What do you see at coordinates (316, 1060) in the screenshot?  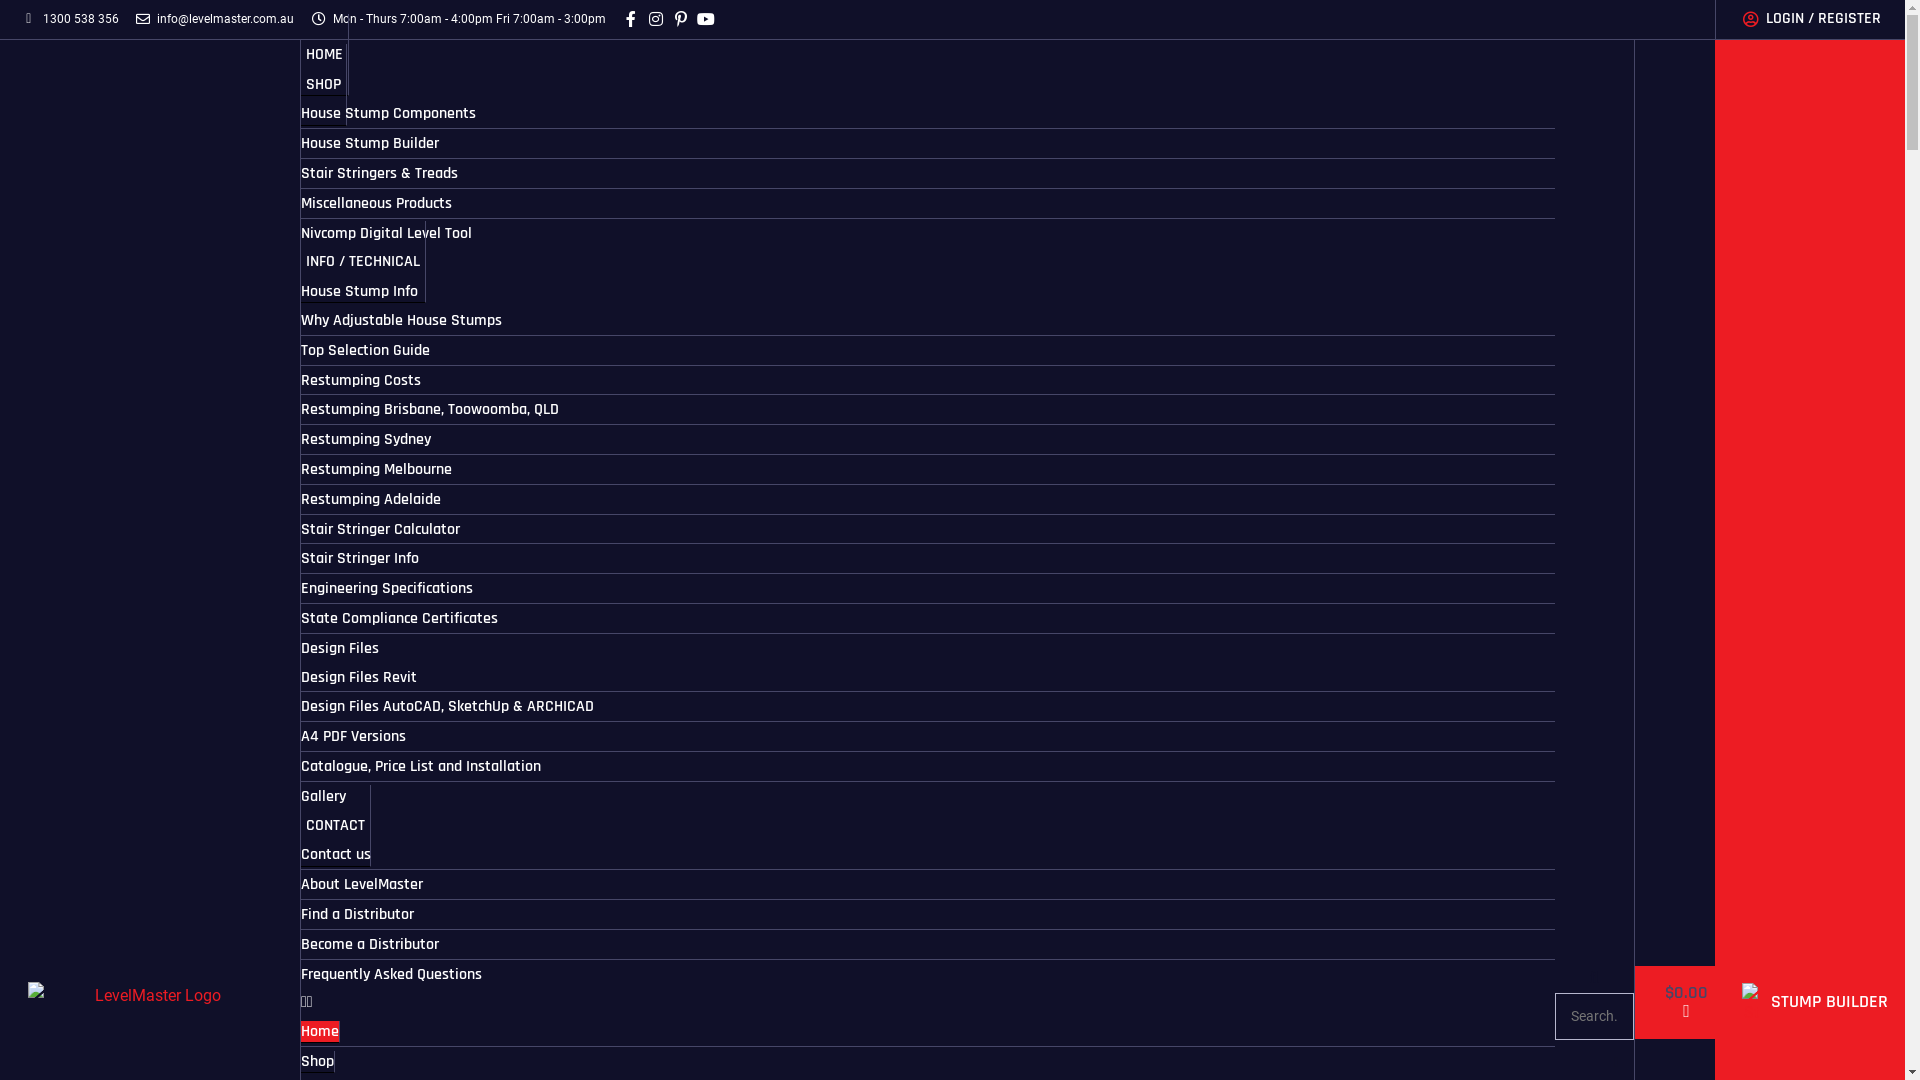 I see `'Shop'` at bounding box center [316, 1060].